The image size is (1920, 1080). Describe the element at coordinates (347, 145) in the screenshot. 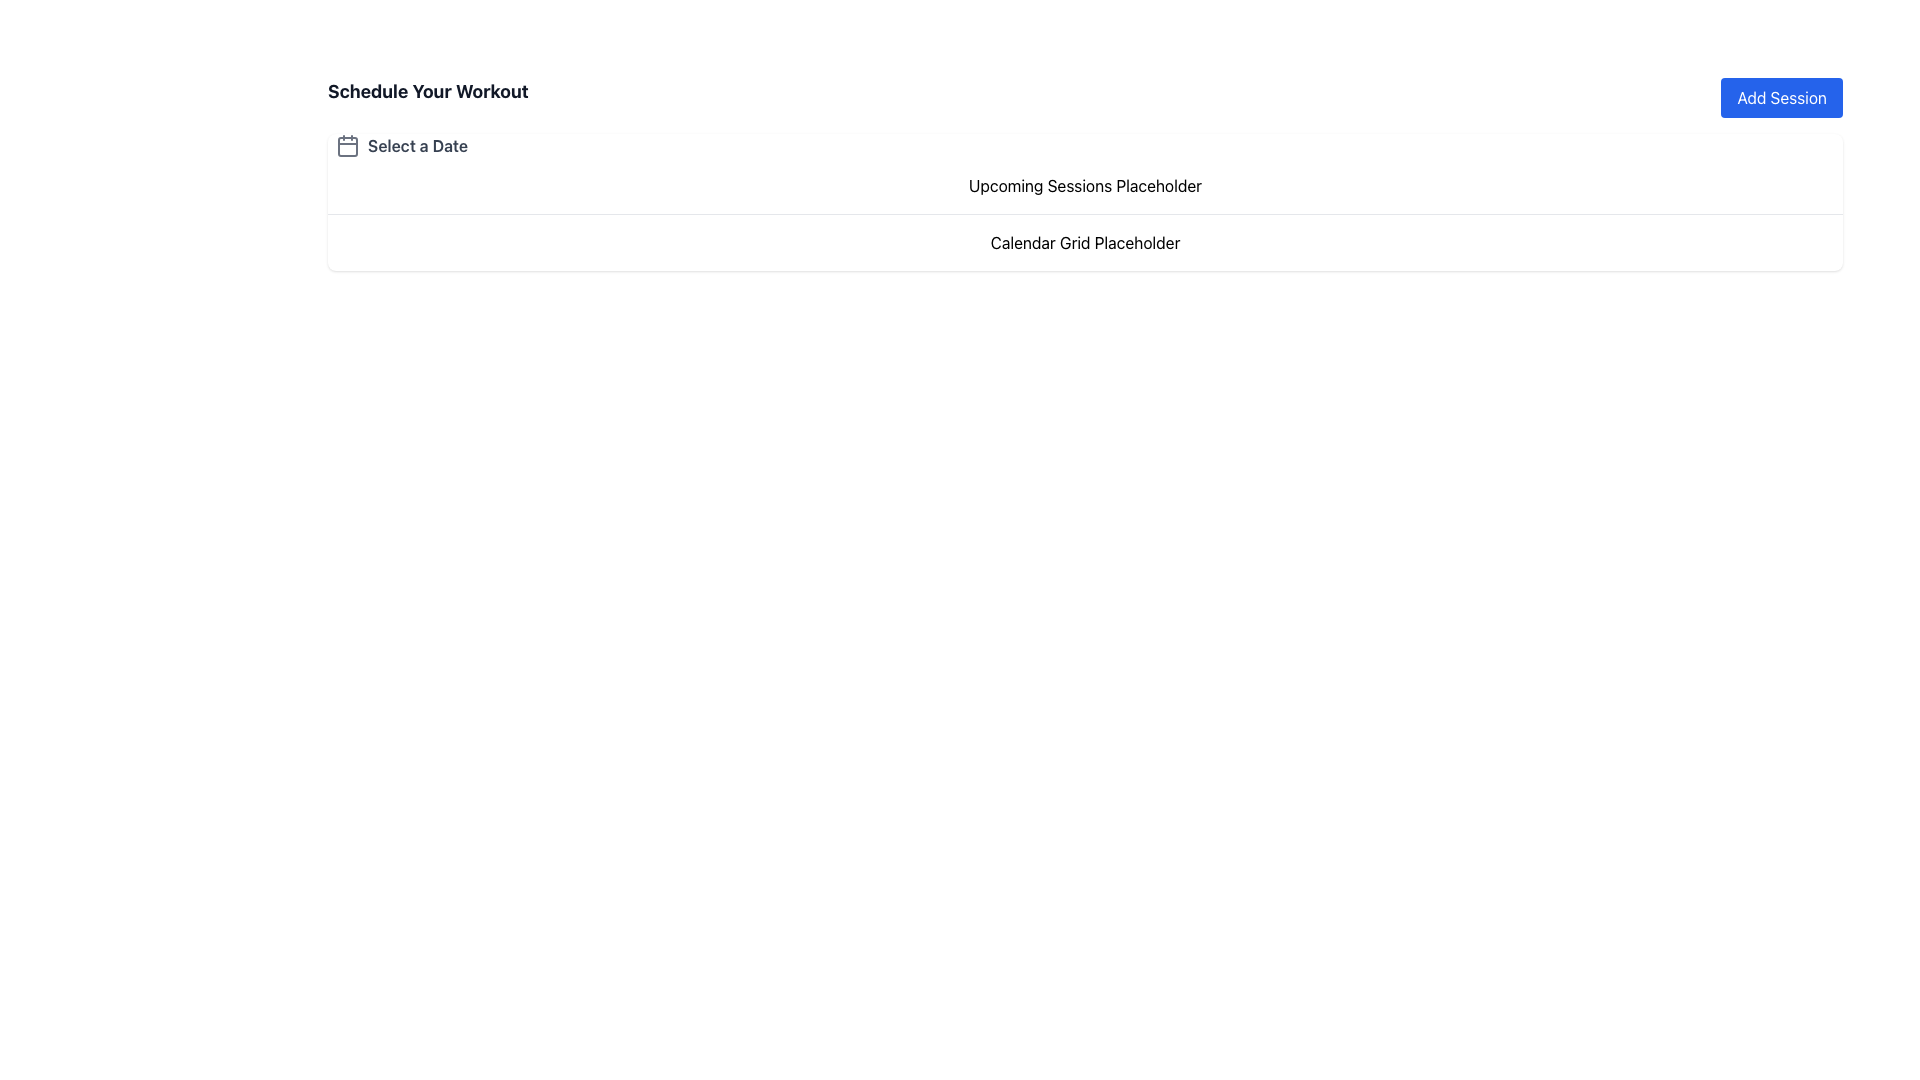

I see `the decorative subcomponent of the calendar icon located to the left of the 'Select a Date' text, underneath the header 'Schedule Your Workout'` at that location.